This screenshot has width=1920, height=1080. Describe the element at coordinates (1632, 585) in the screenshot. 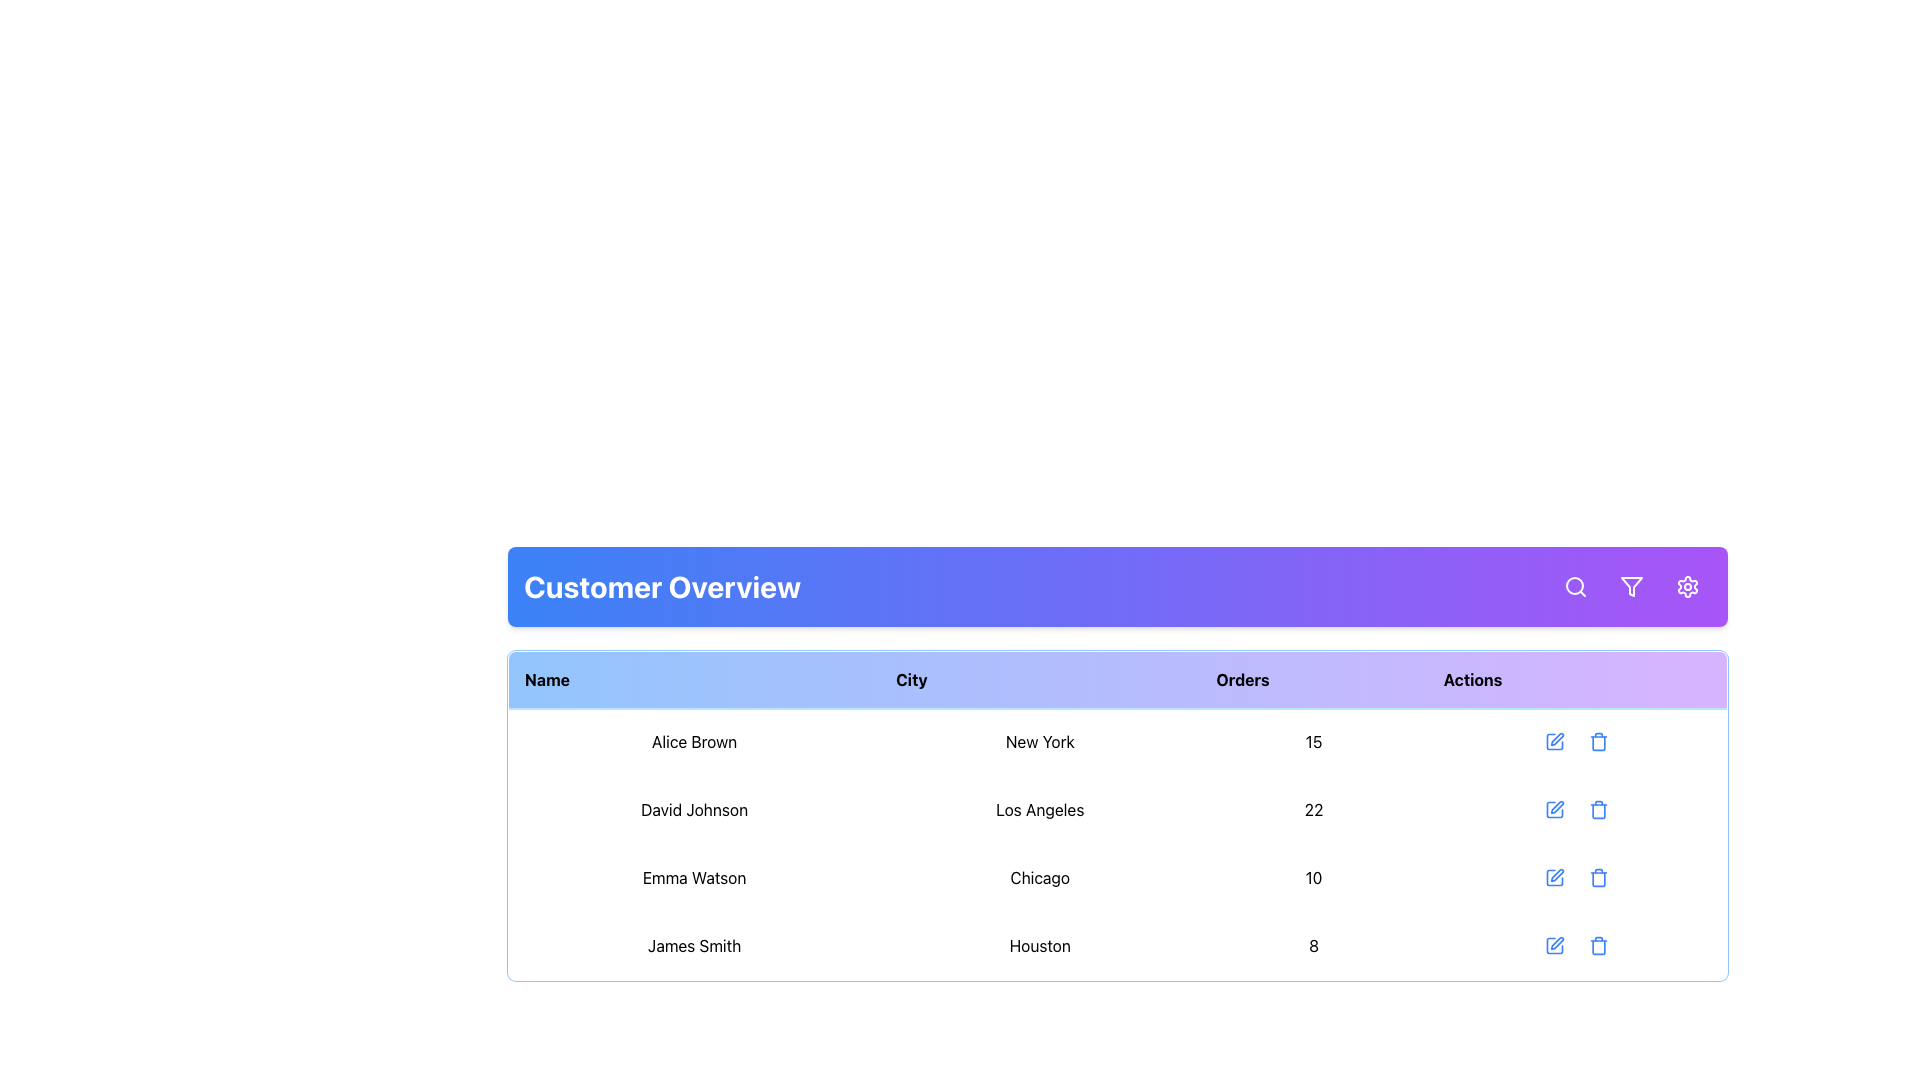

I see `the filter icon located in the top-right corner of the interface header to apply or open filter options` at that location.